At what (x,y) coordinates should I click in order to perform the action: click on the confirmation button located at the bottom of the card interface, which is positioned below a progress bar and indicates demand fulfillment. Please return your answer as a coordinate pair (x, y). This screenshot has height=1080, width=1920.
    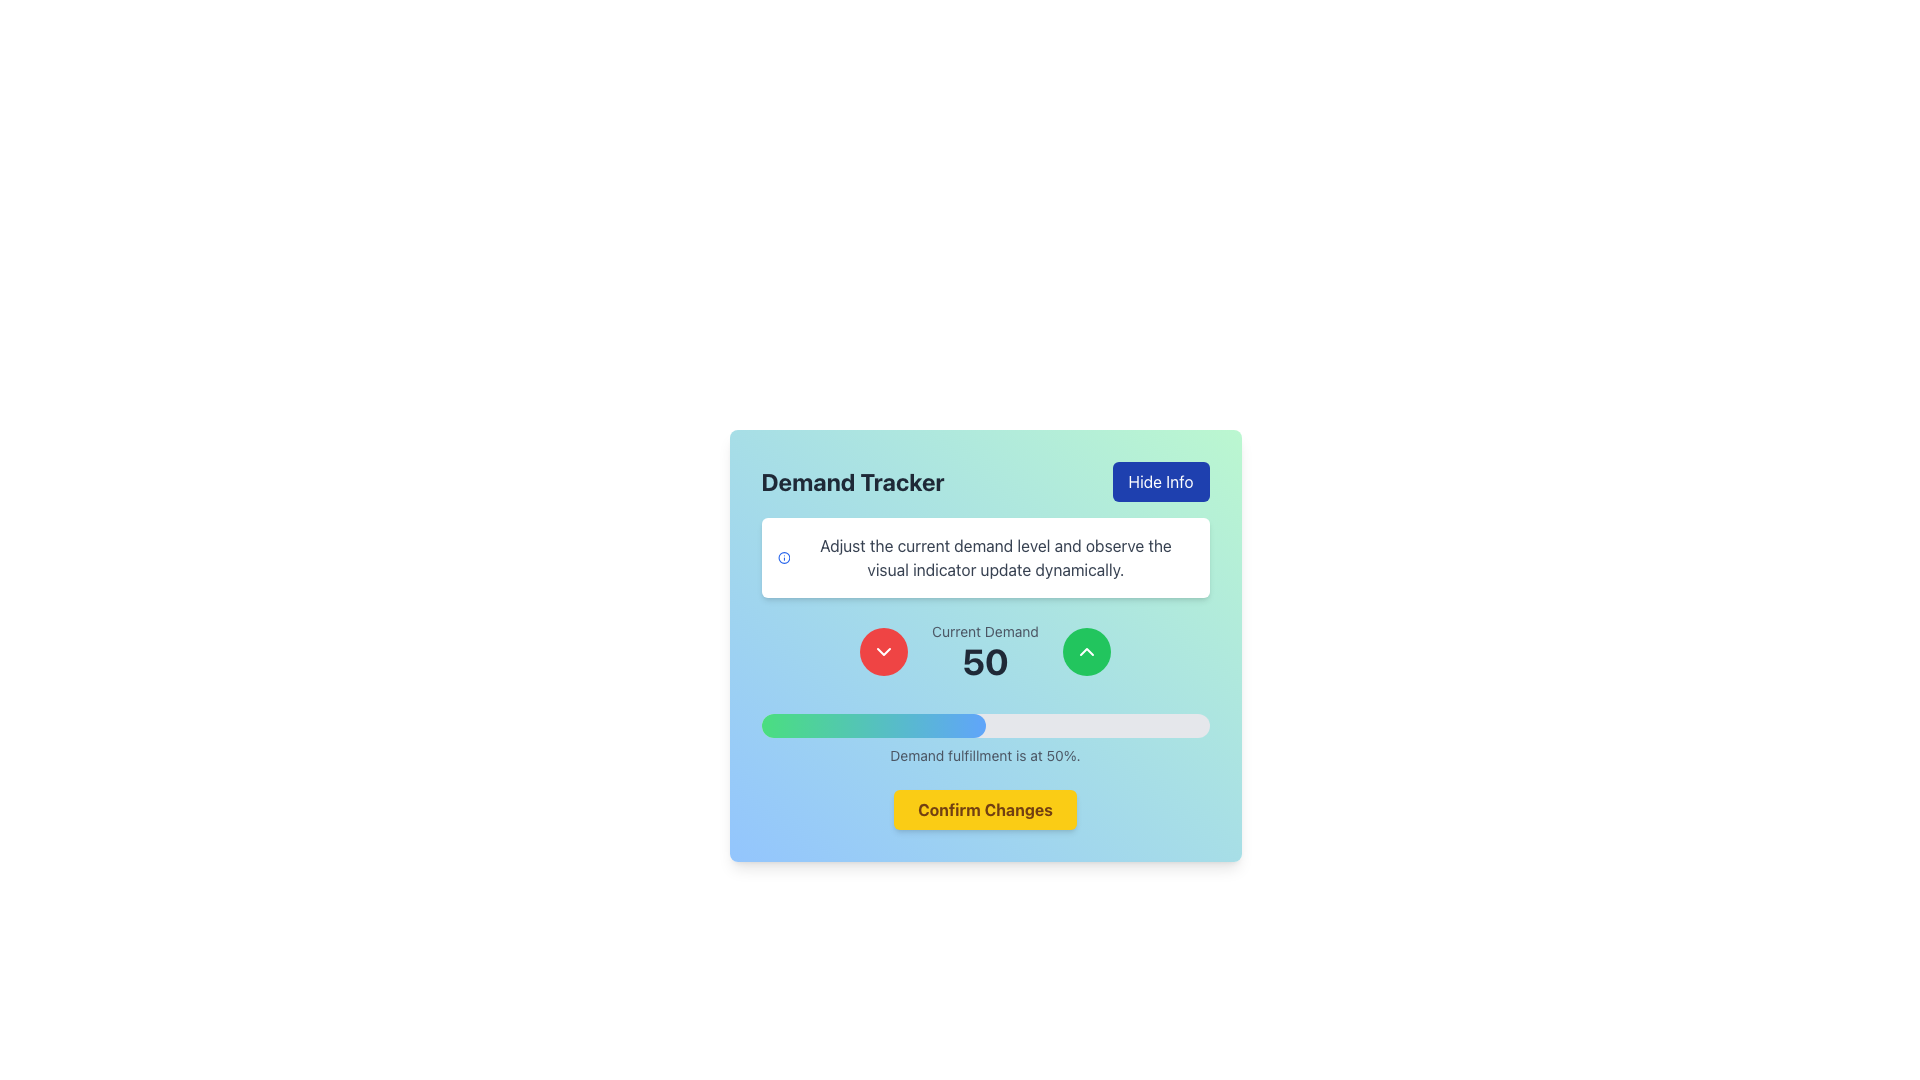
    Looking at the image, I should click on (985, 810).